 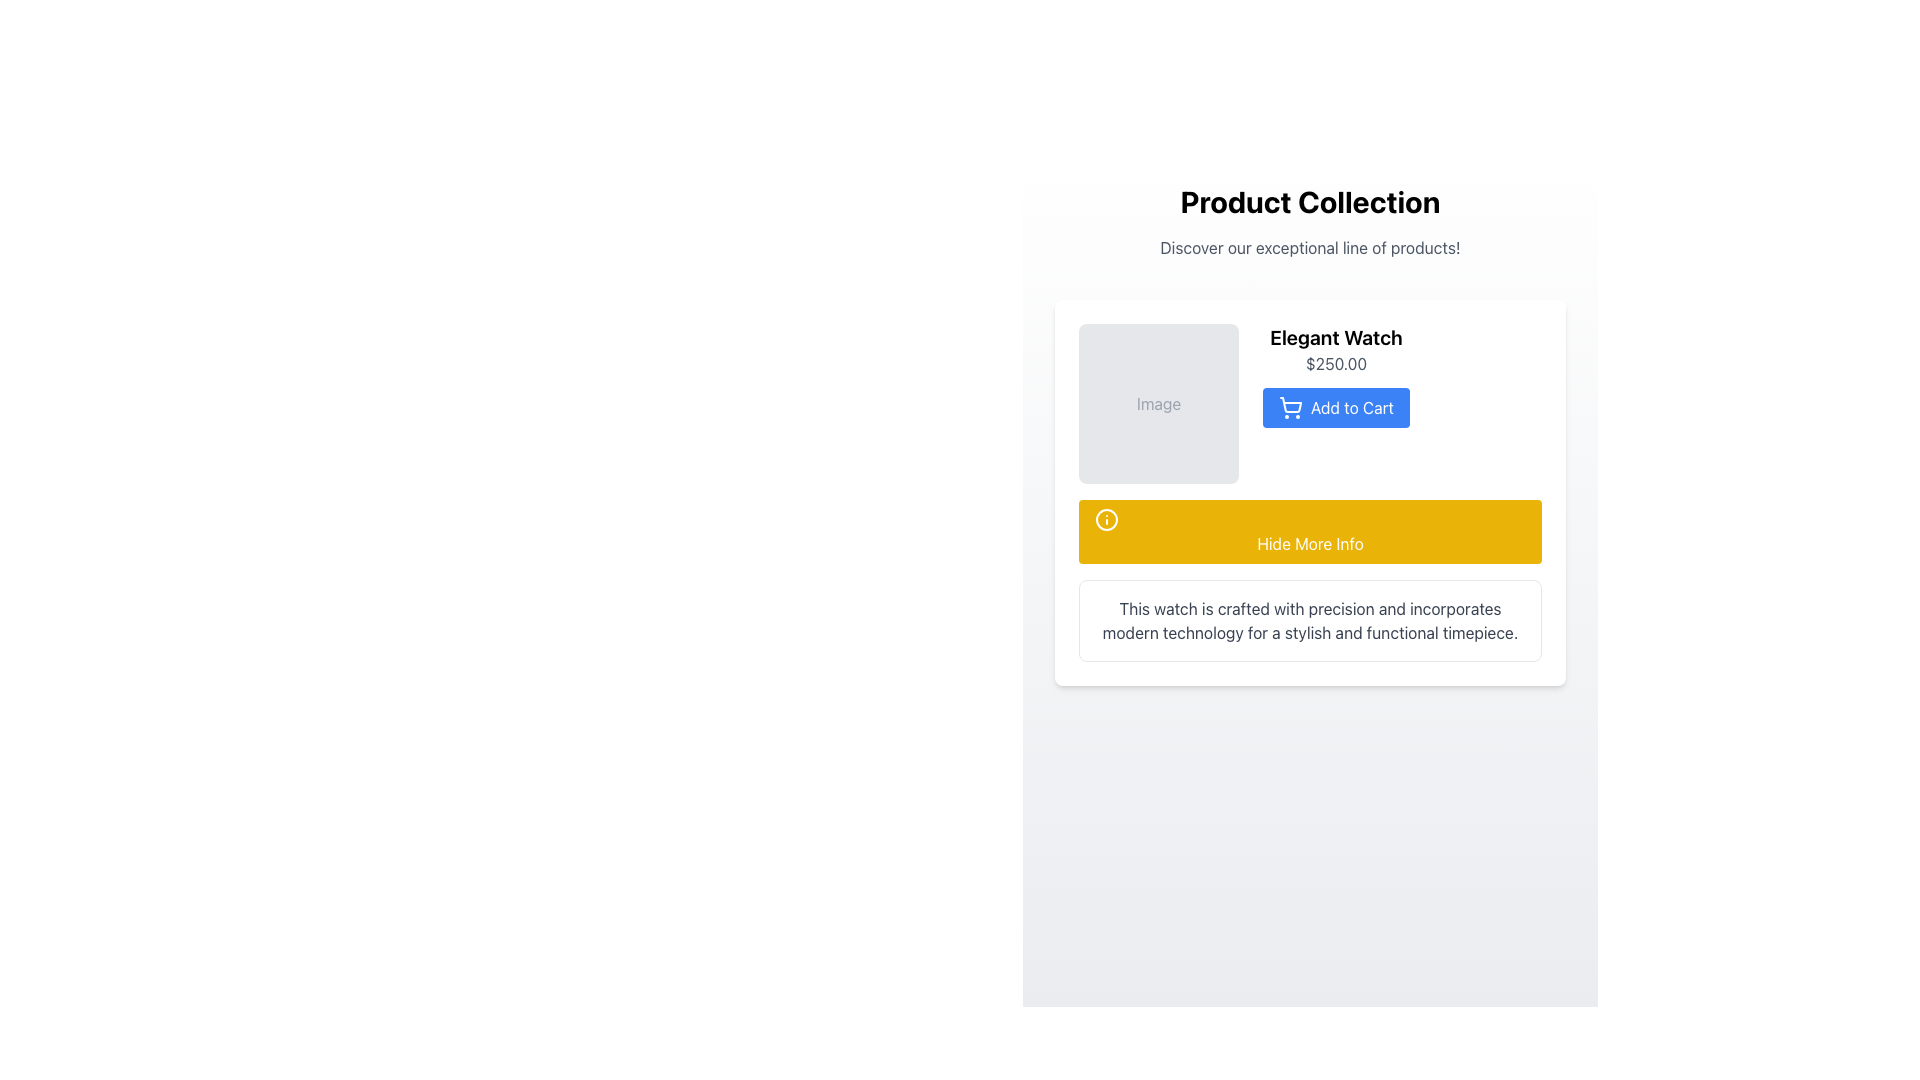 I want to click on the placeholder text label for the product image, which is centered within a gray rounded rectangle in the top-left section of the product card, so click(x=1158, y=404).